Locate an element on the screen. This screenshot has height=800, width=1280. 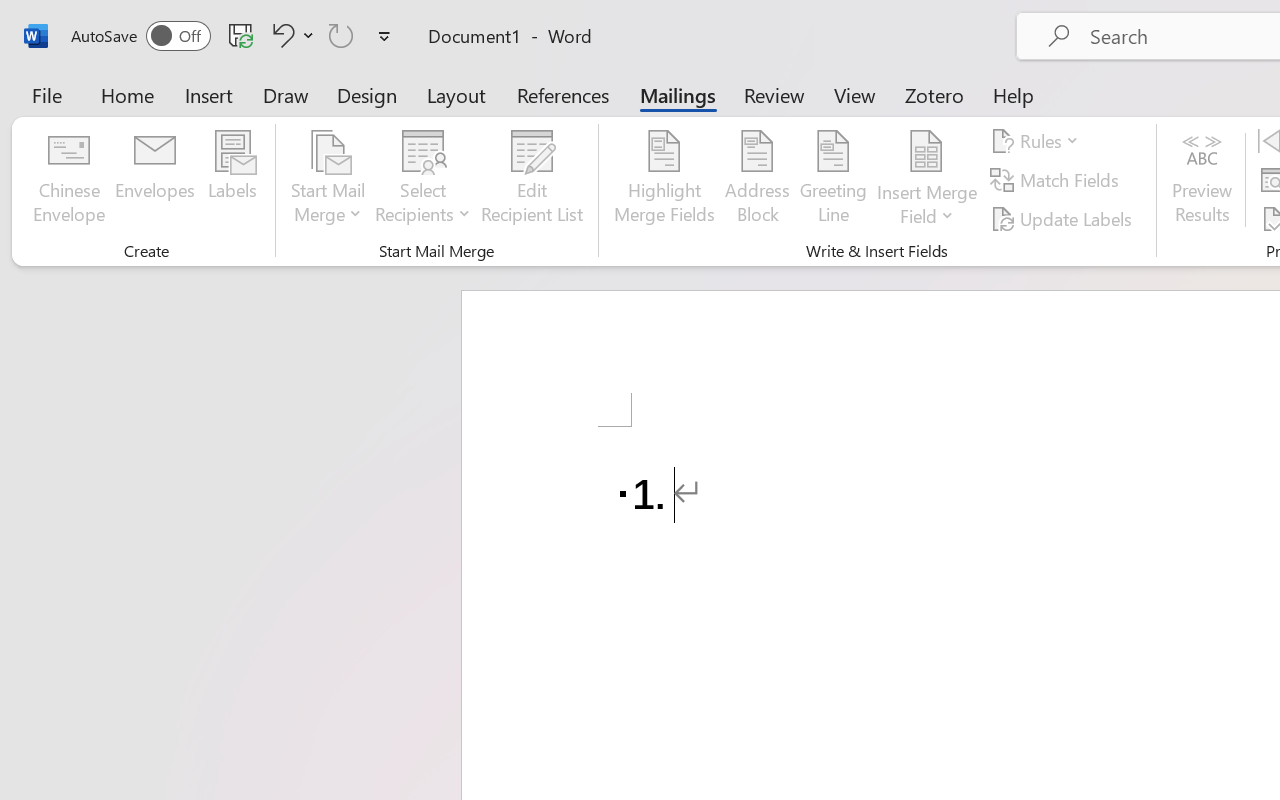
'Preview Results' is located at coordinates (1201, 179).